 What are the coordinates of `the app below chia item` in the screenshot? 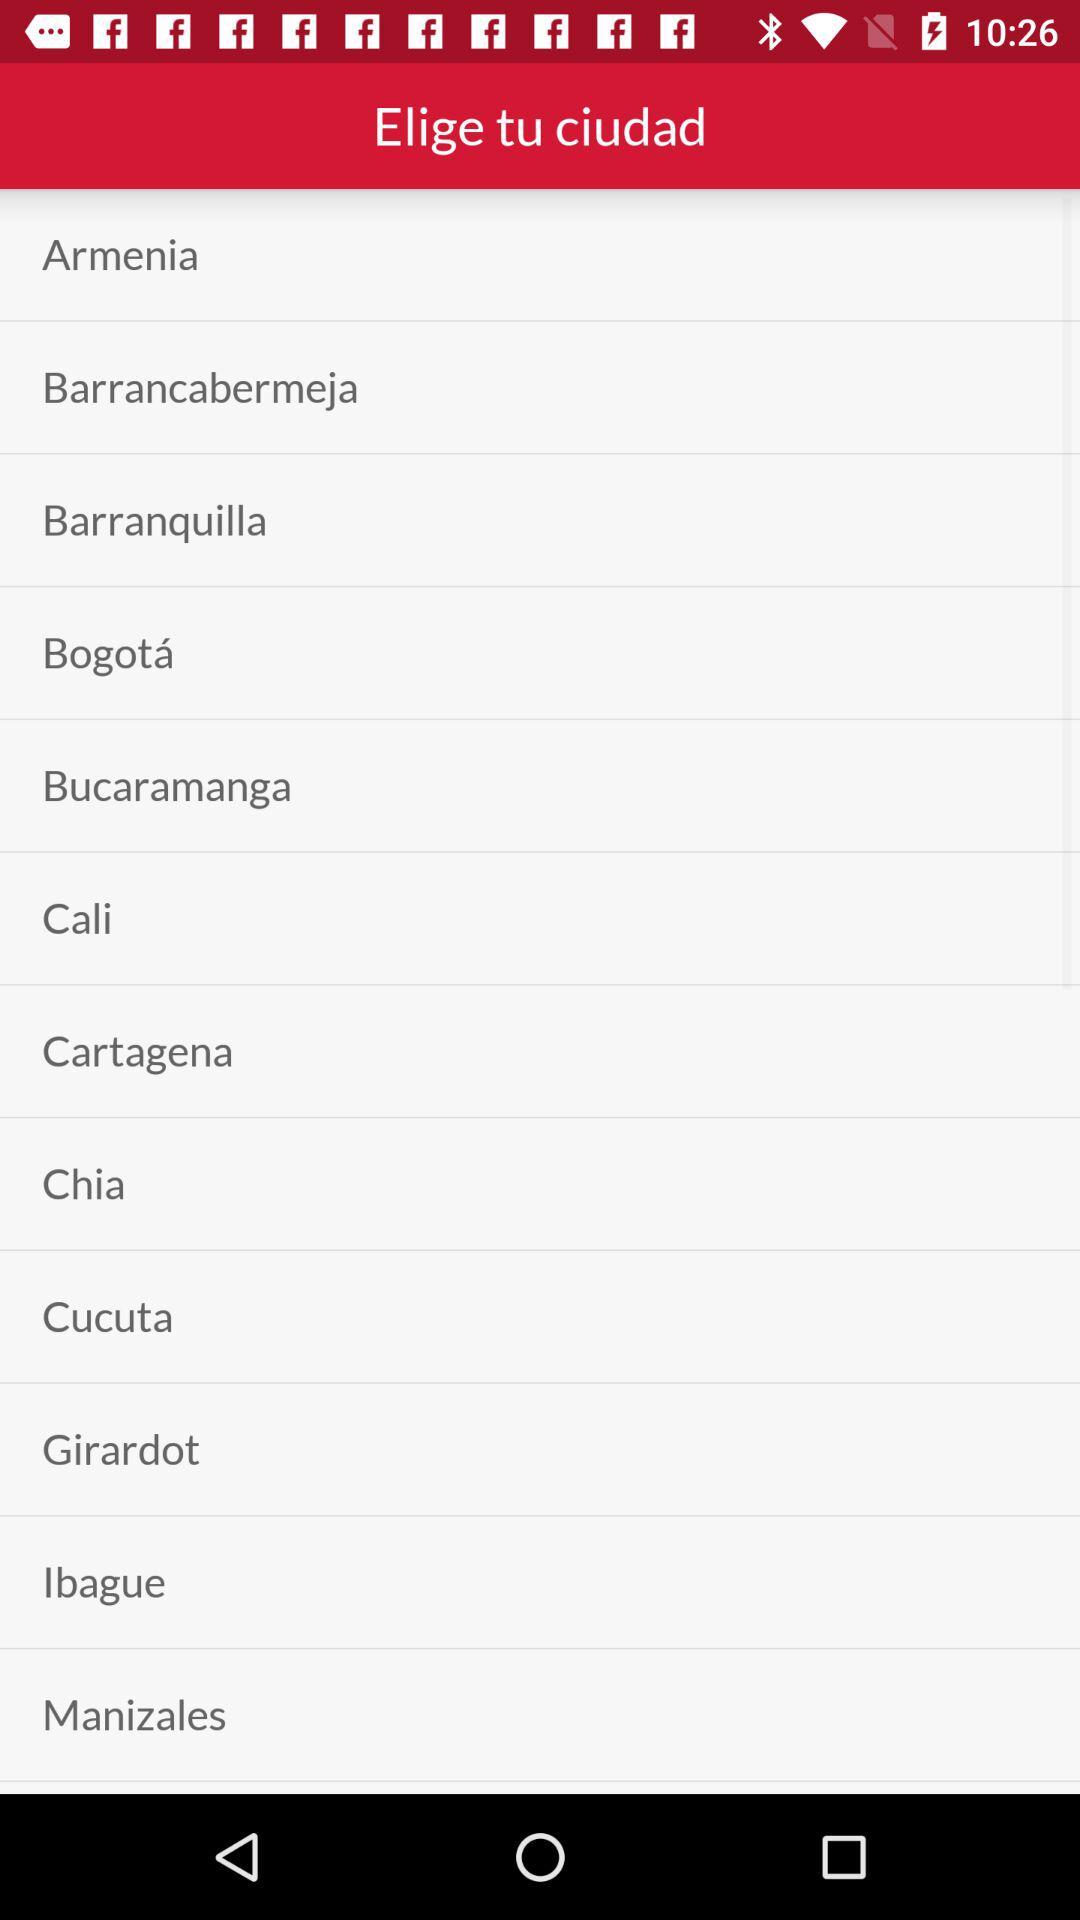 It's located at (107, 1316).